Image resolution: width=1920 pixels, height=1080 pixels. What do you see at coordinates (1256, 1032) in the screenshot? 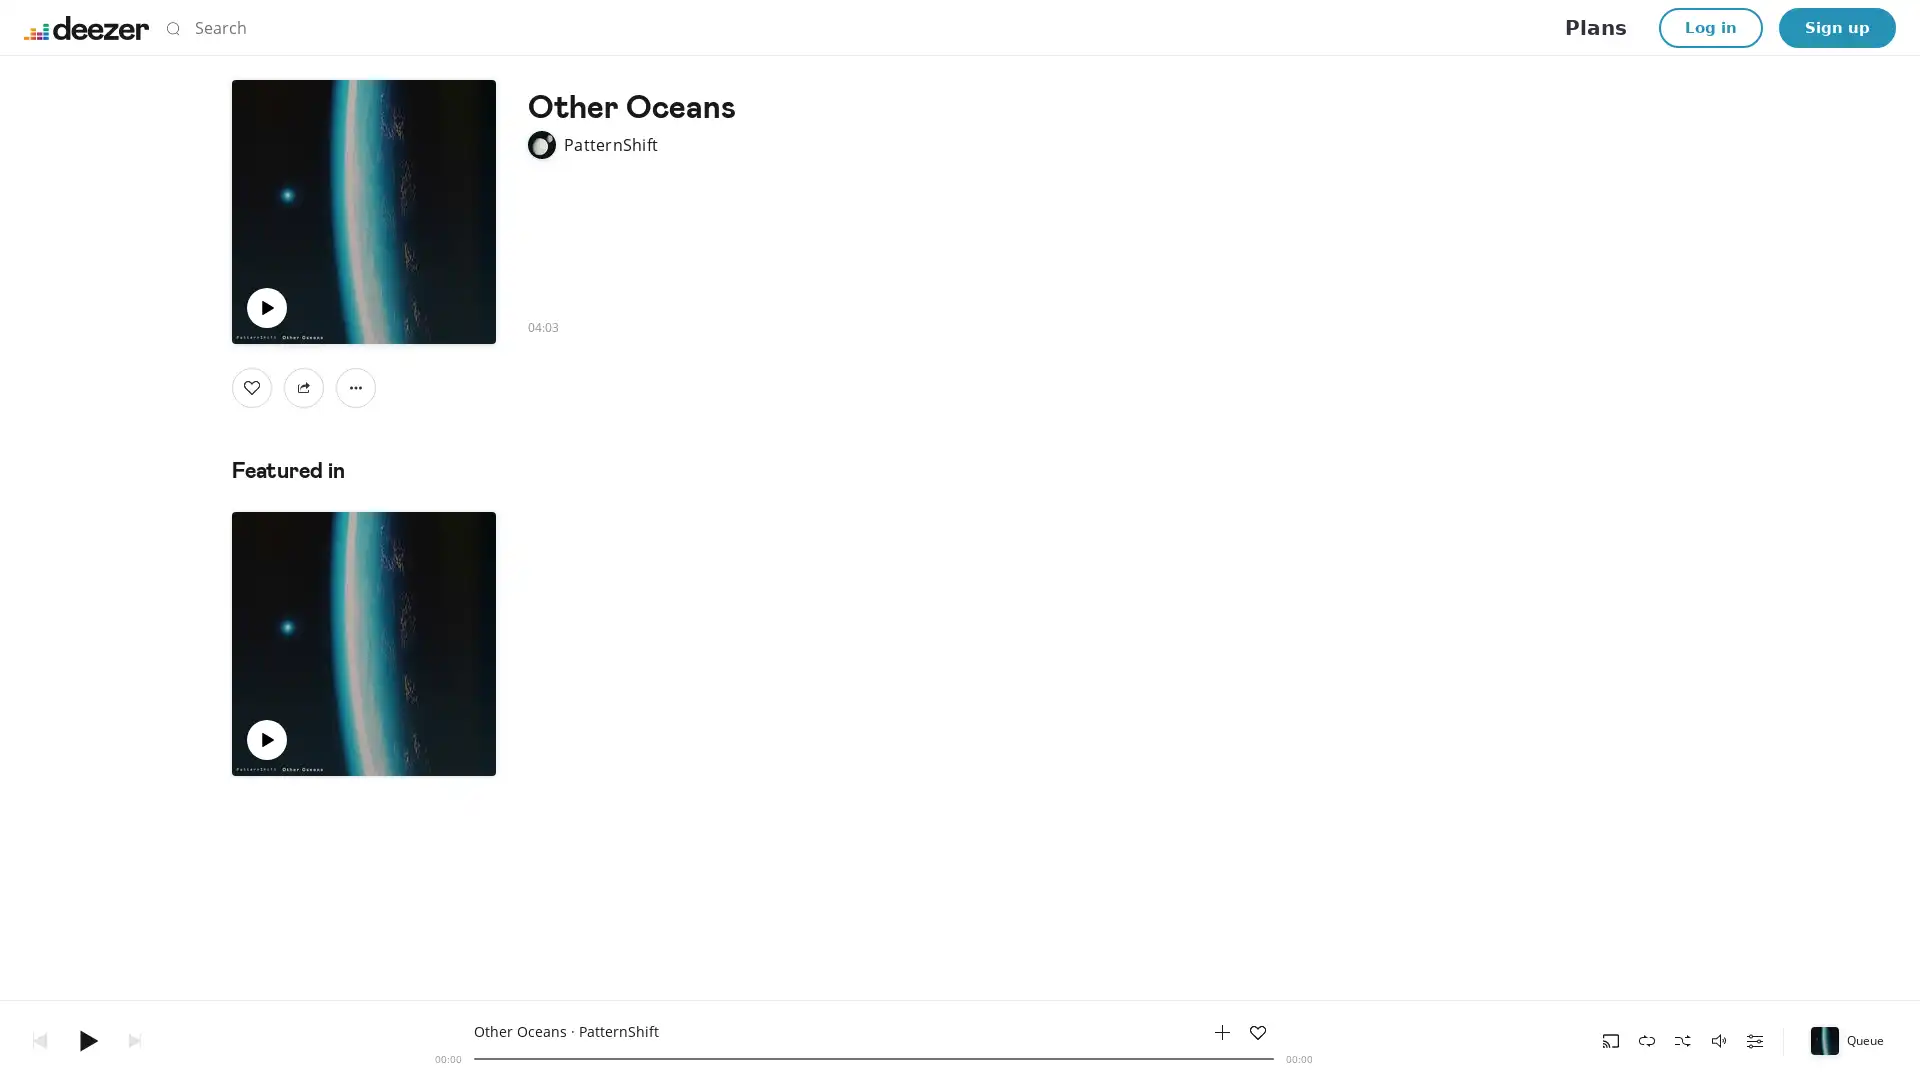
I see `Add to Favorite tracks` at bounding box center [1256, 1032].